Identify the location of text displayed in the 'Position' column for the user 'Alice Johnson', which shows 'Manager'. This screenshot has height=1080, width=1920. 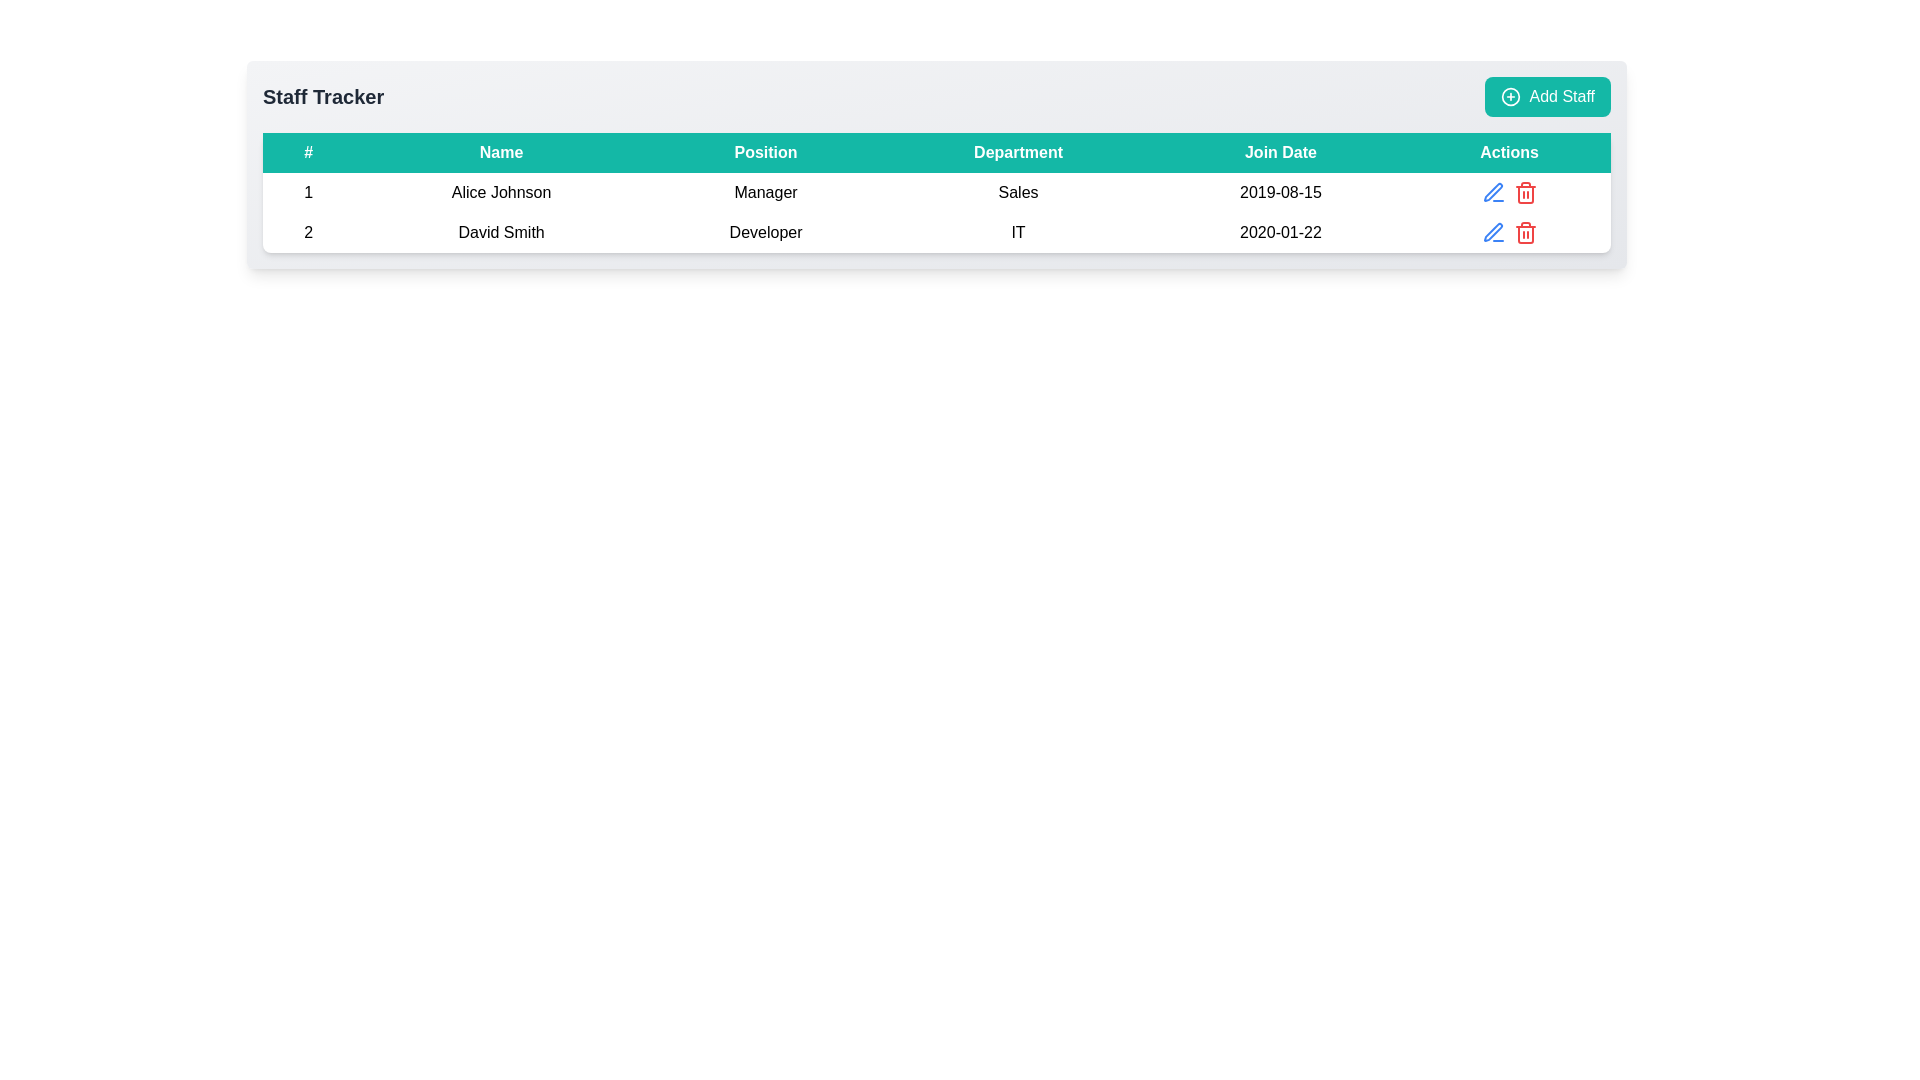
(765, 192).